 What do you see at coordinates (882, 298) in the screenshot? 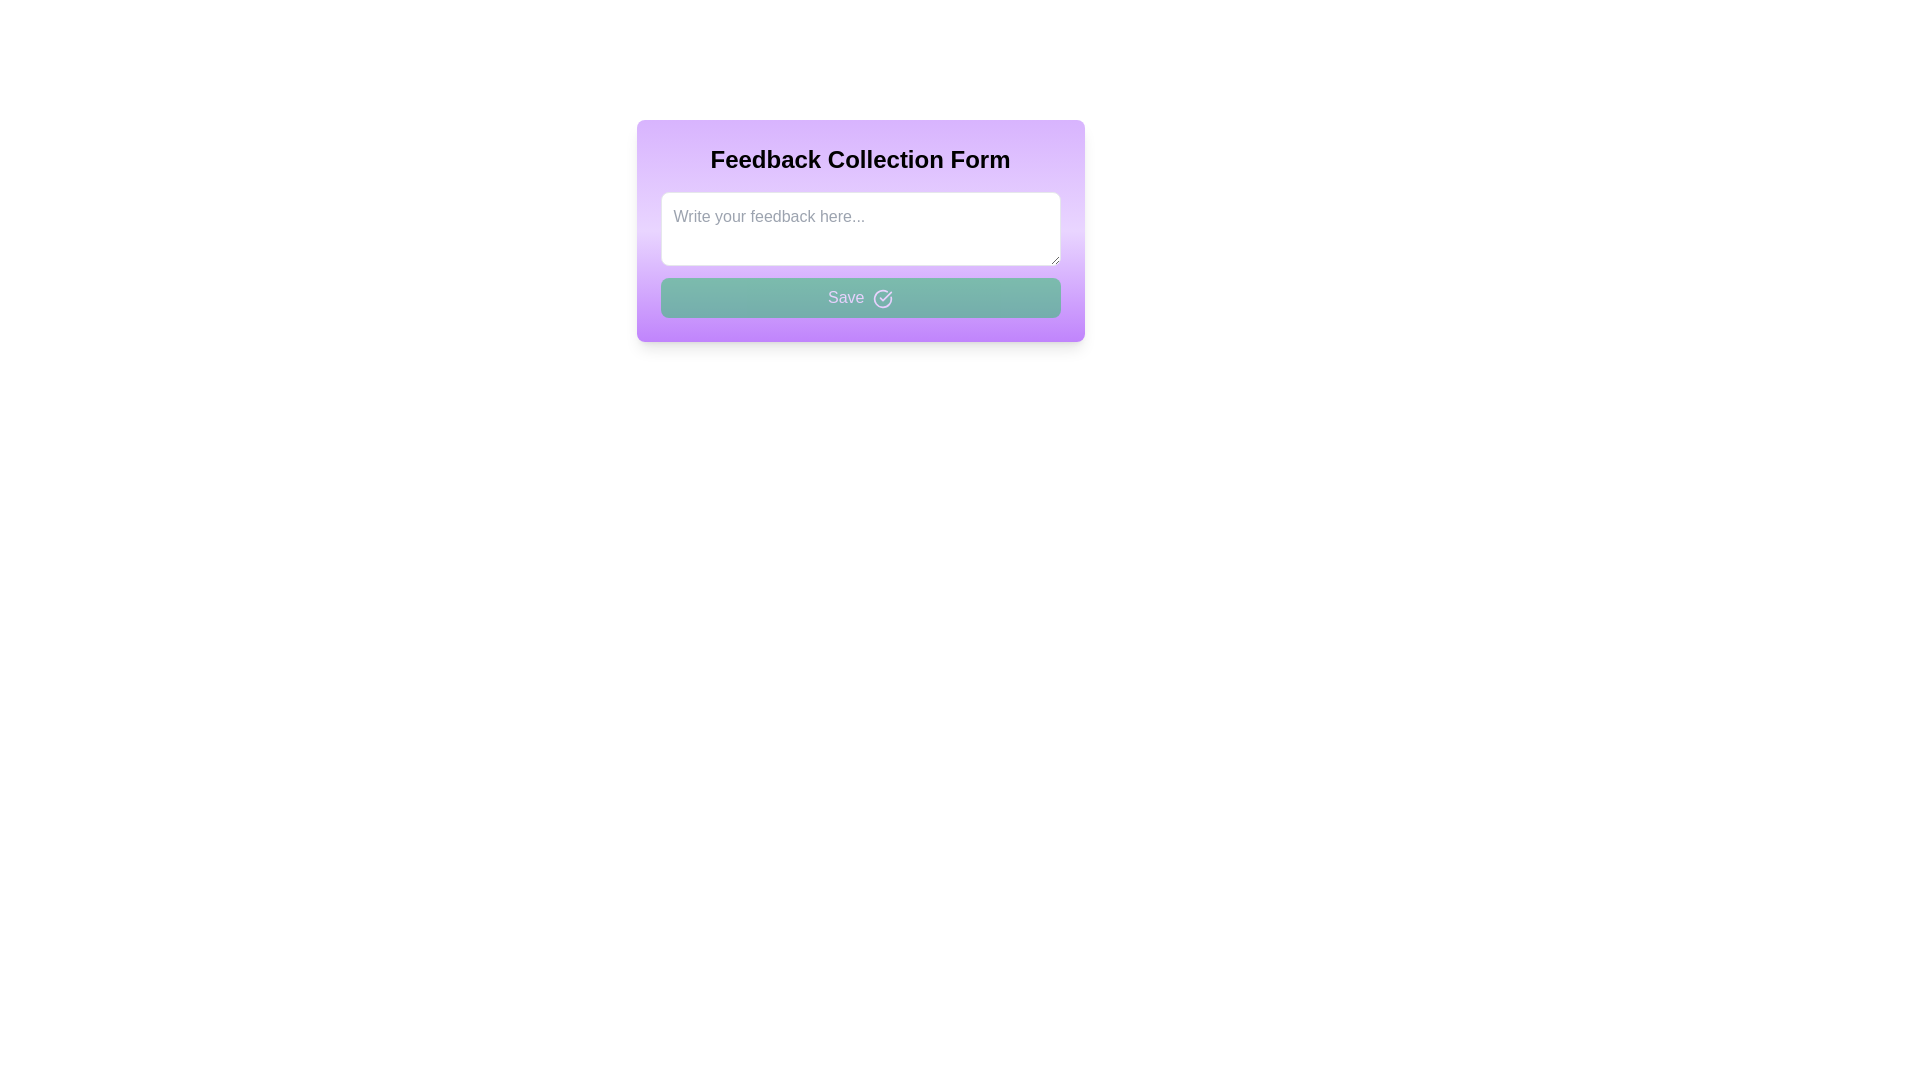
I see `the Circular check icon located to the right of the 'Save' button, which indicates completion or confirmation` at bounding box center [882, 298].